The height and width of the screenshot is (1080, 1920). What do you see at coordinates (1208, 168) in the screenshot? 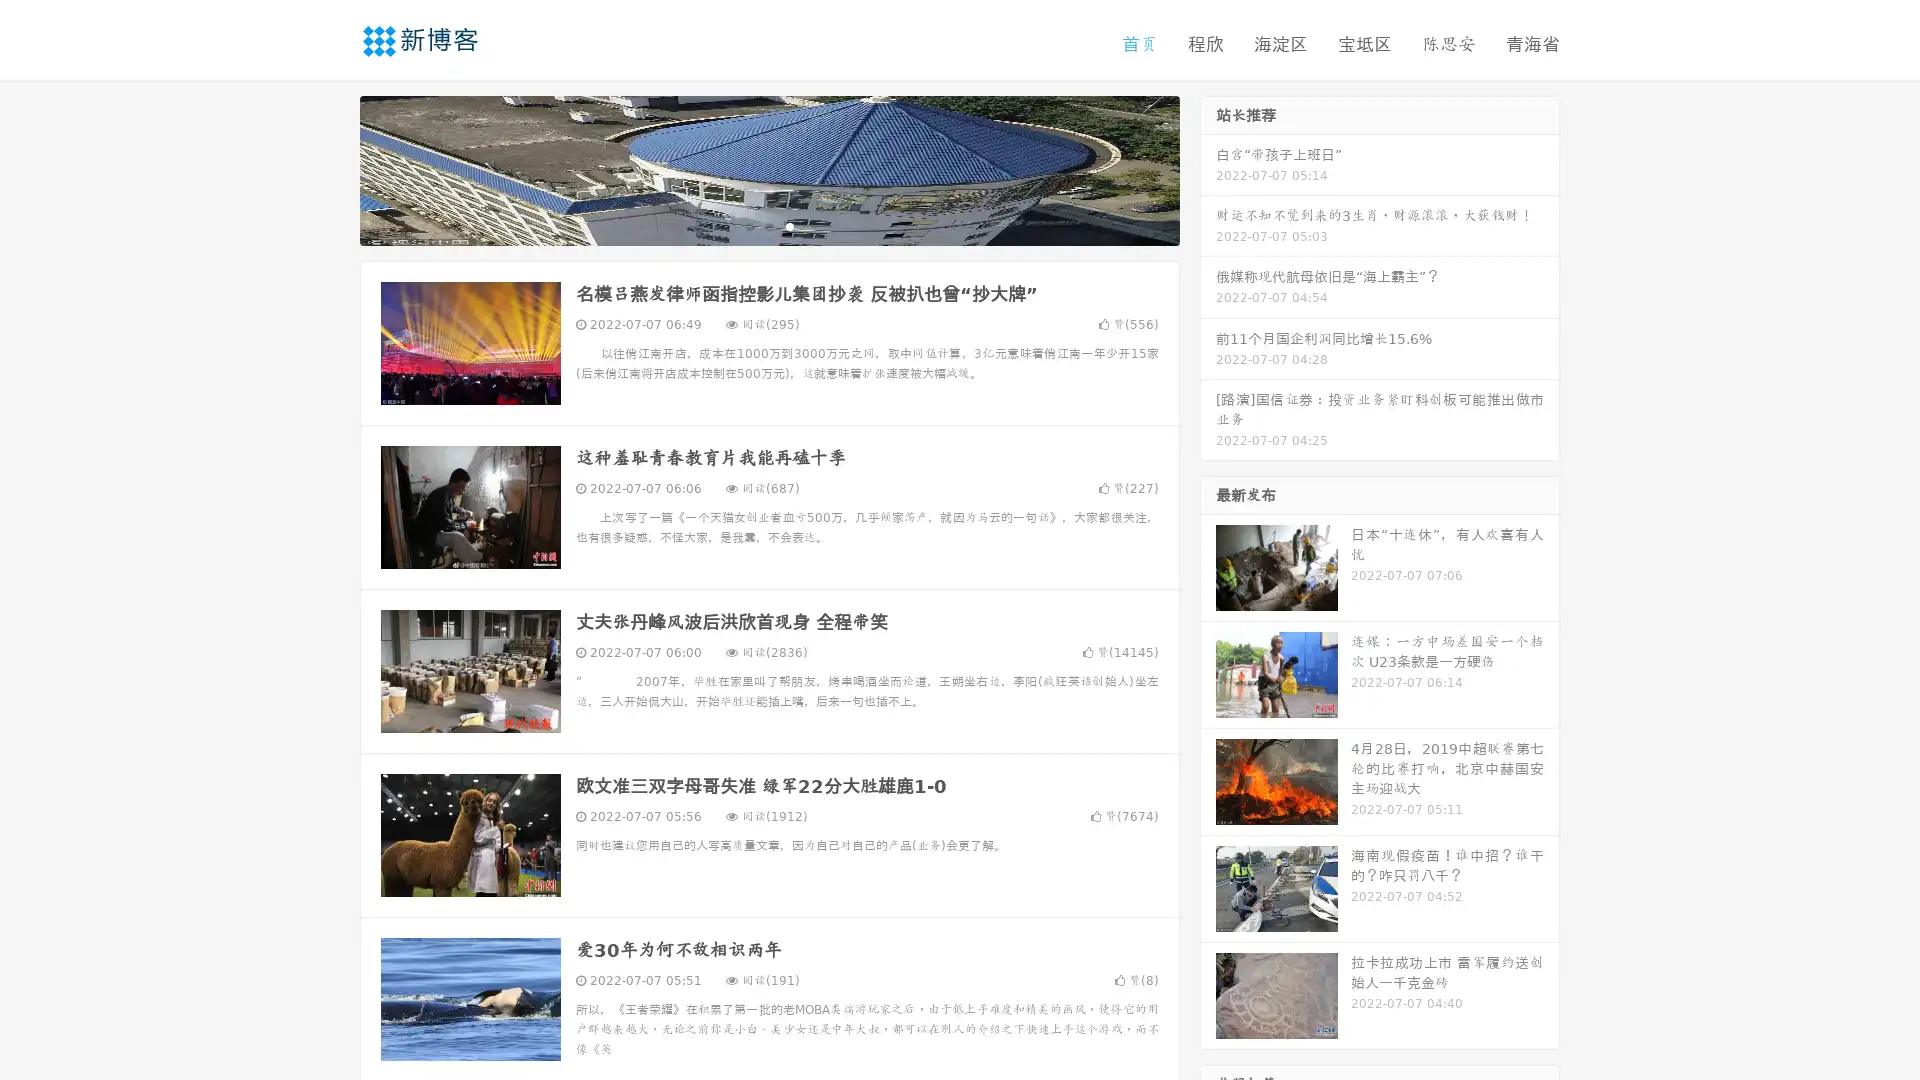
I see `Next slide` at bounding box center [1208, 168].